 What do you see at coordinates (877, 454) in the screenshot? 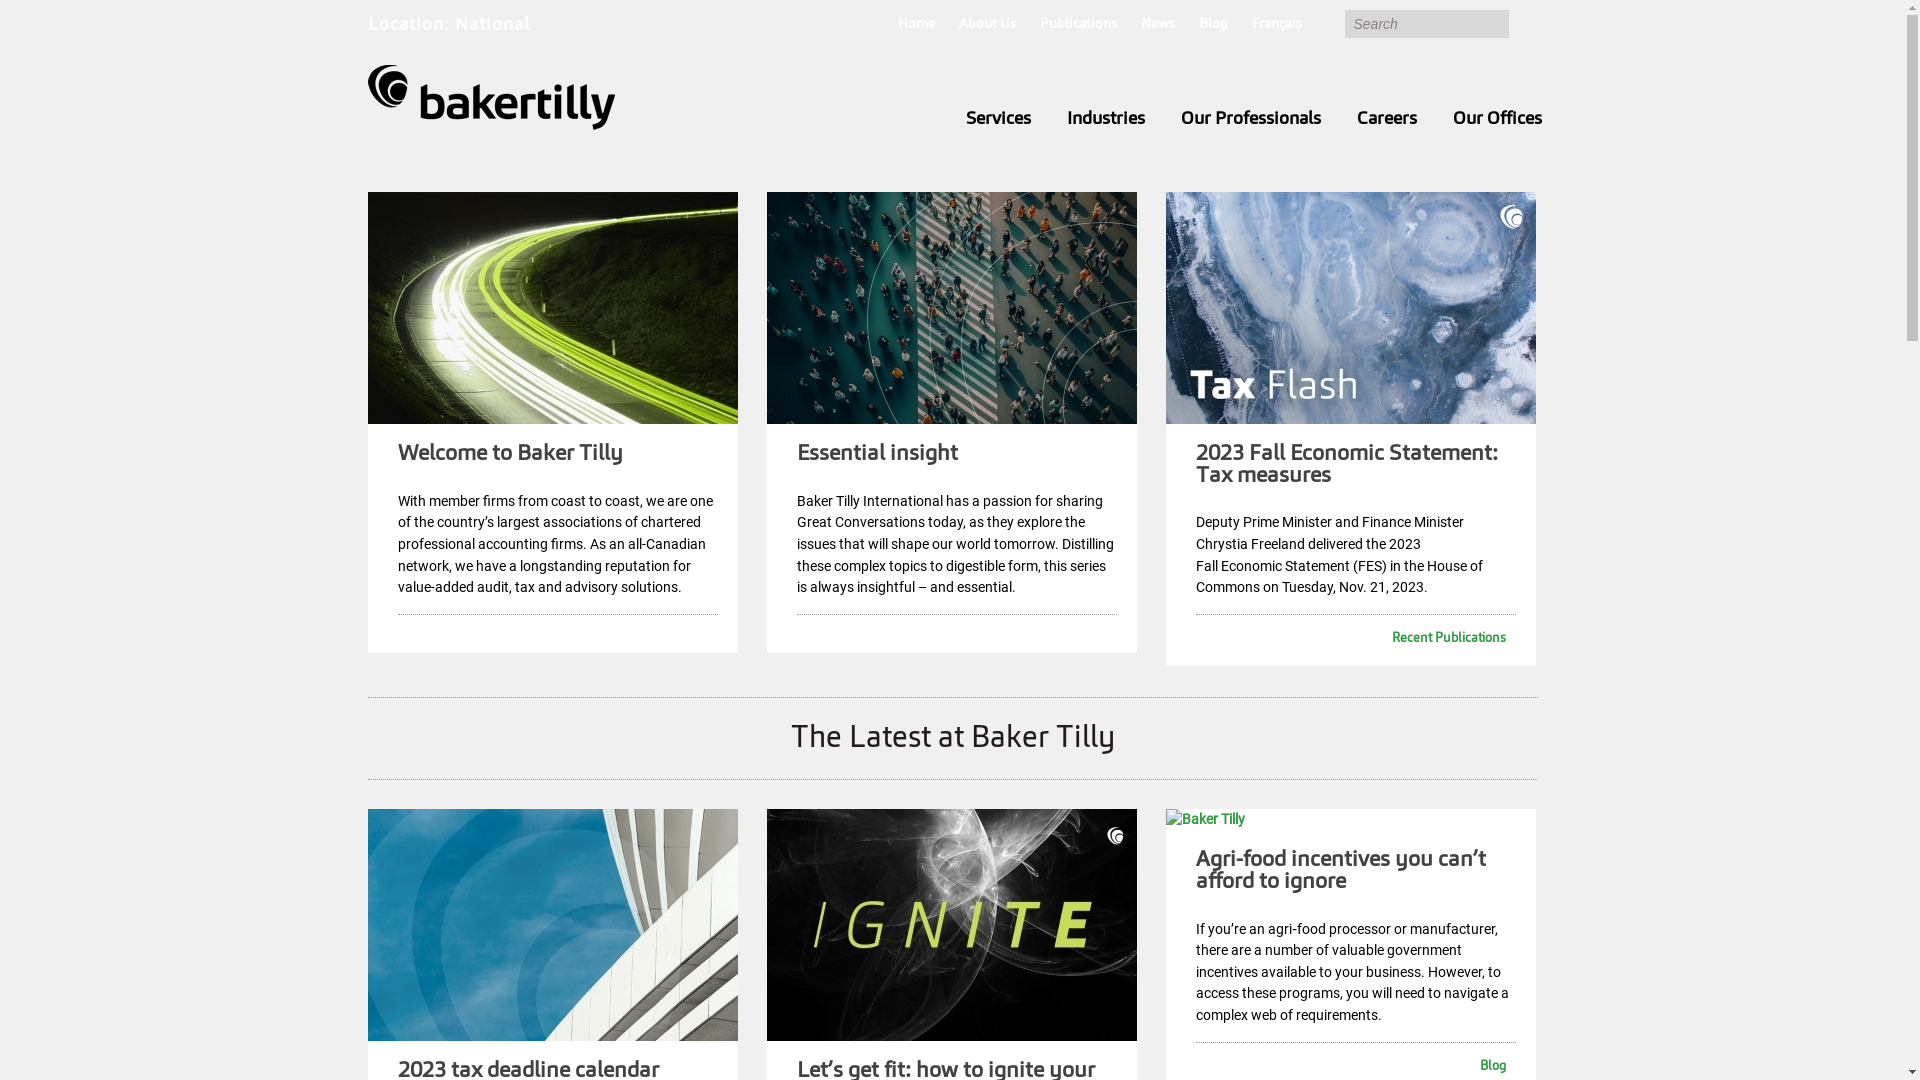
I see `'Essential insight'` at bounding box center [877, 454].